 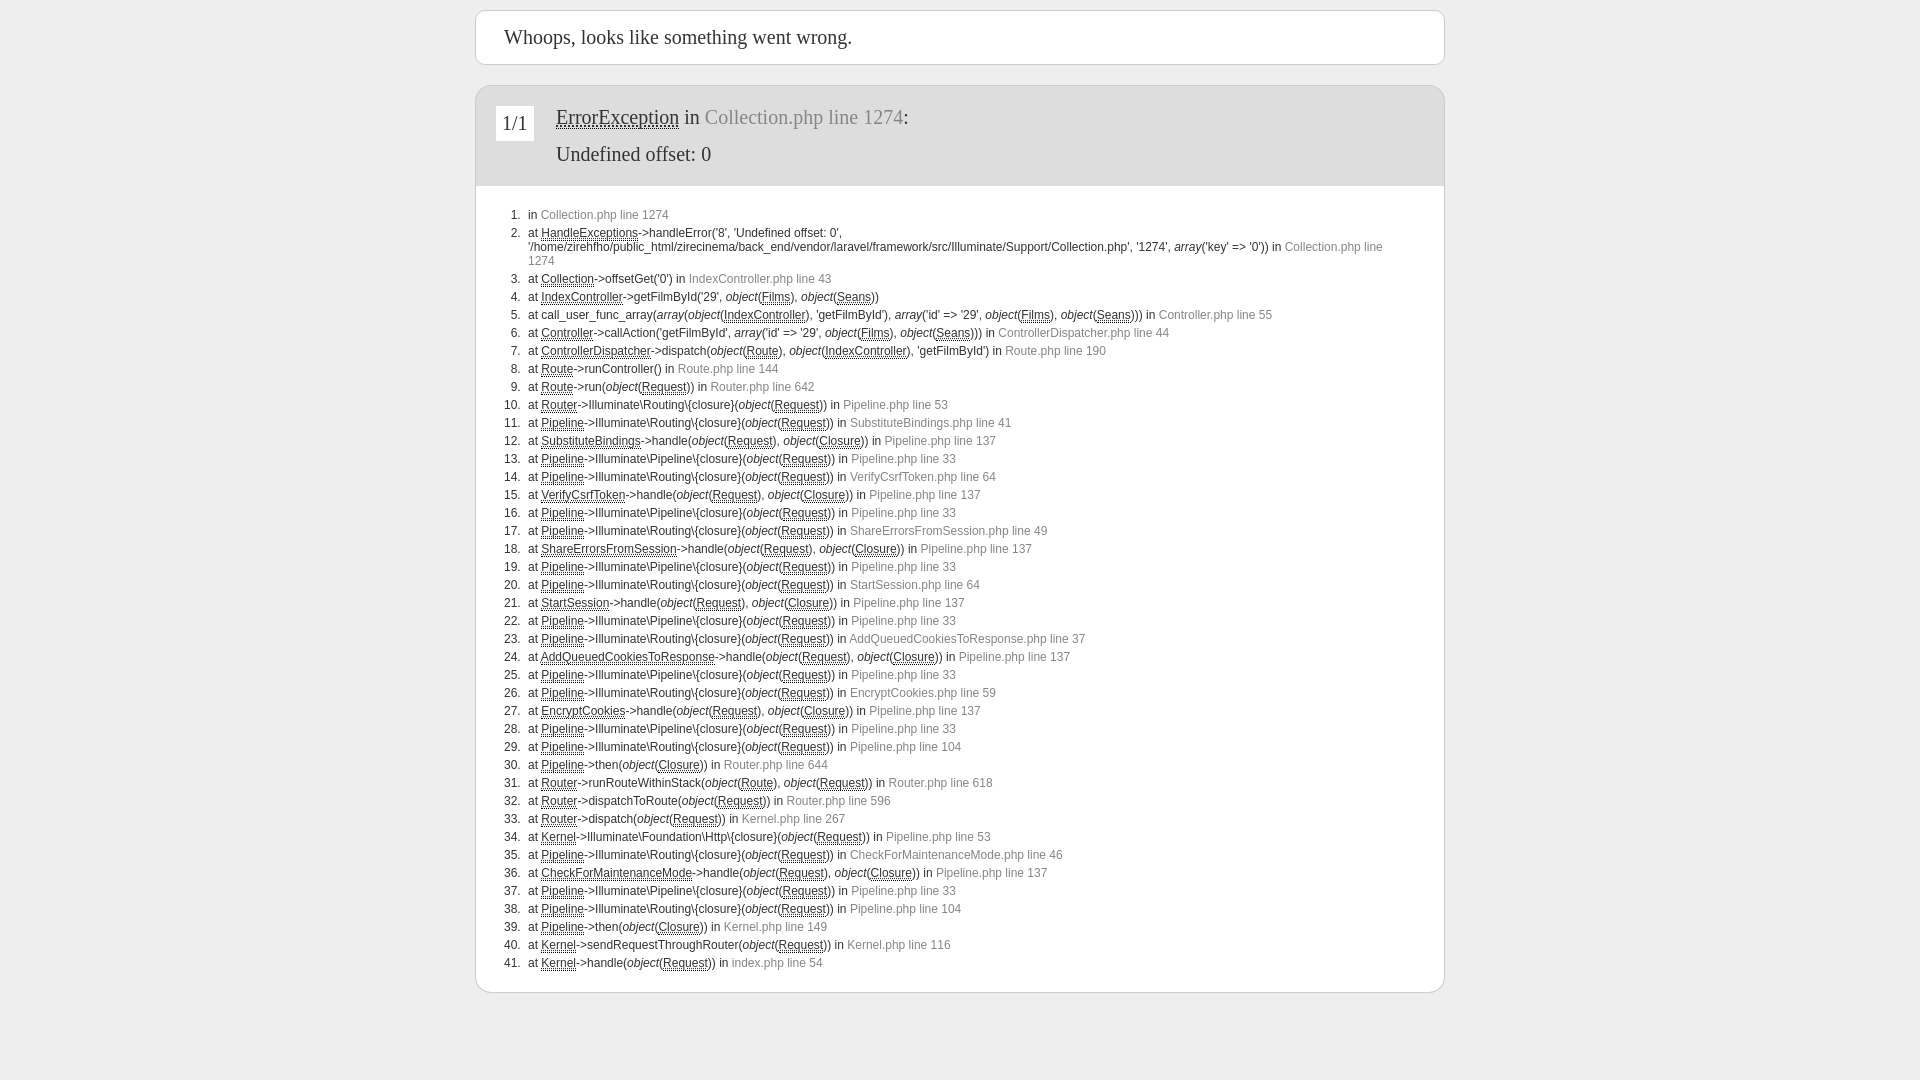 I want to click on 'EncryptCookies.php line 59', so click(x=921, y=692).